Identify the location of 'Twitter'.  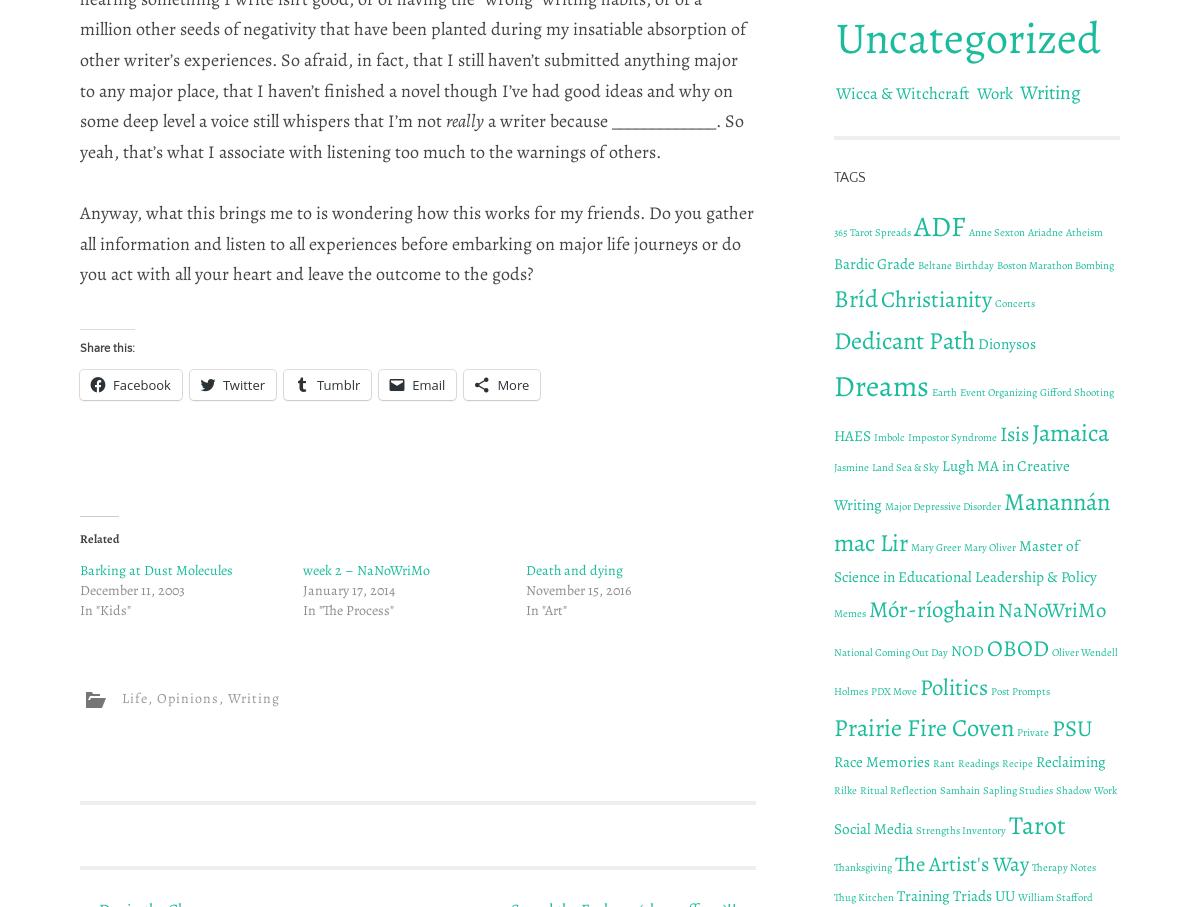
(242, 384).